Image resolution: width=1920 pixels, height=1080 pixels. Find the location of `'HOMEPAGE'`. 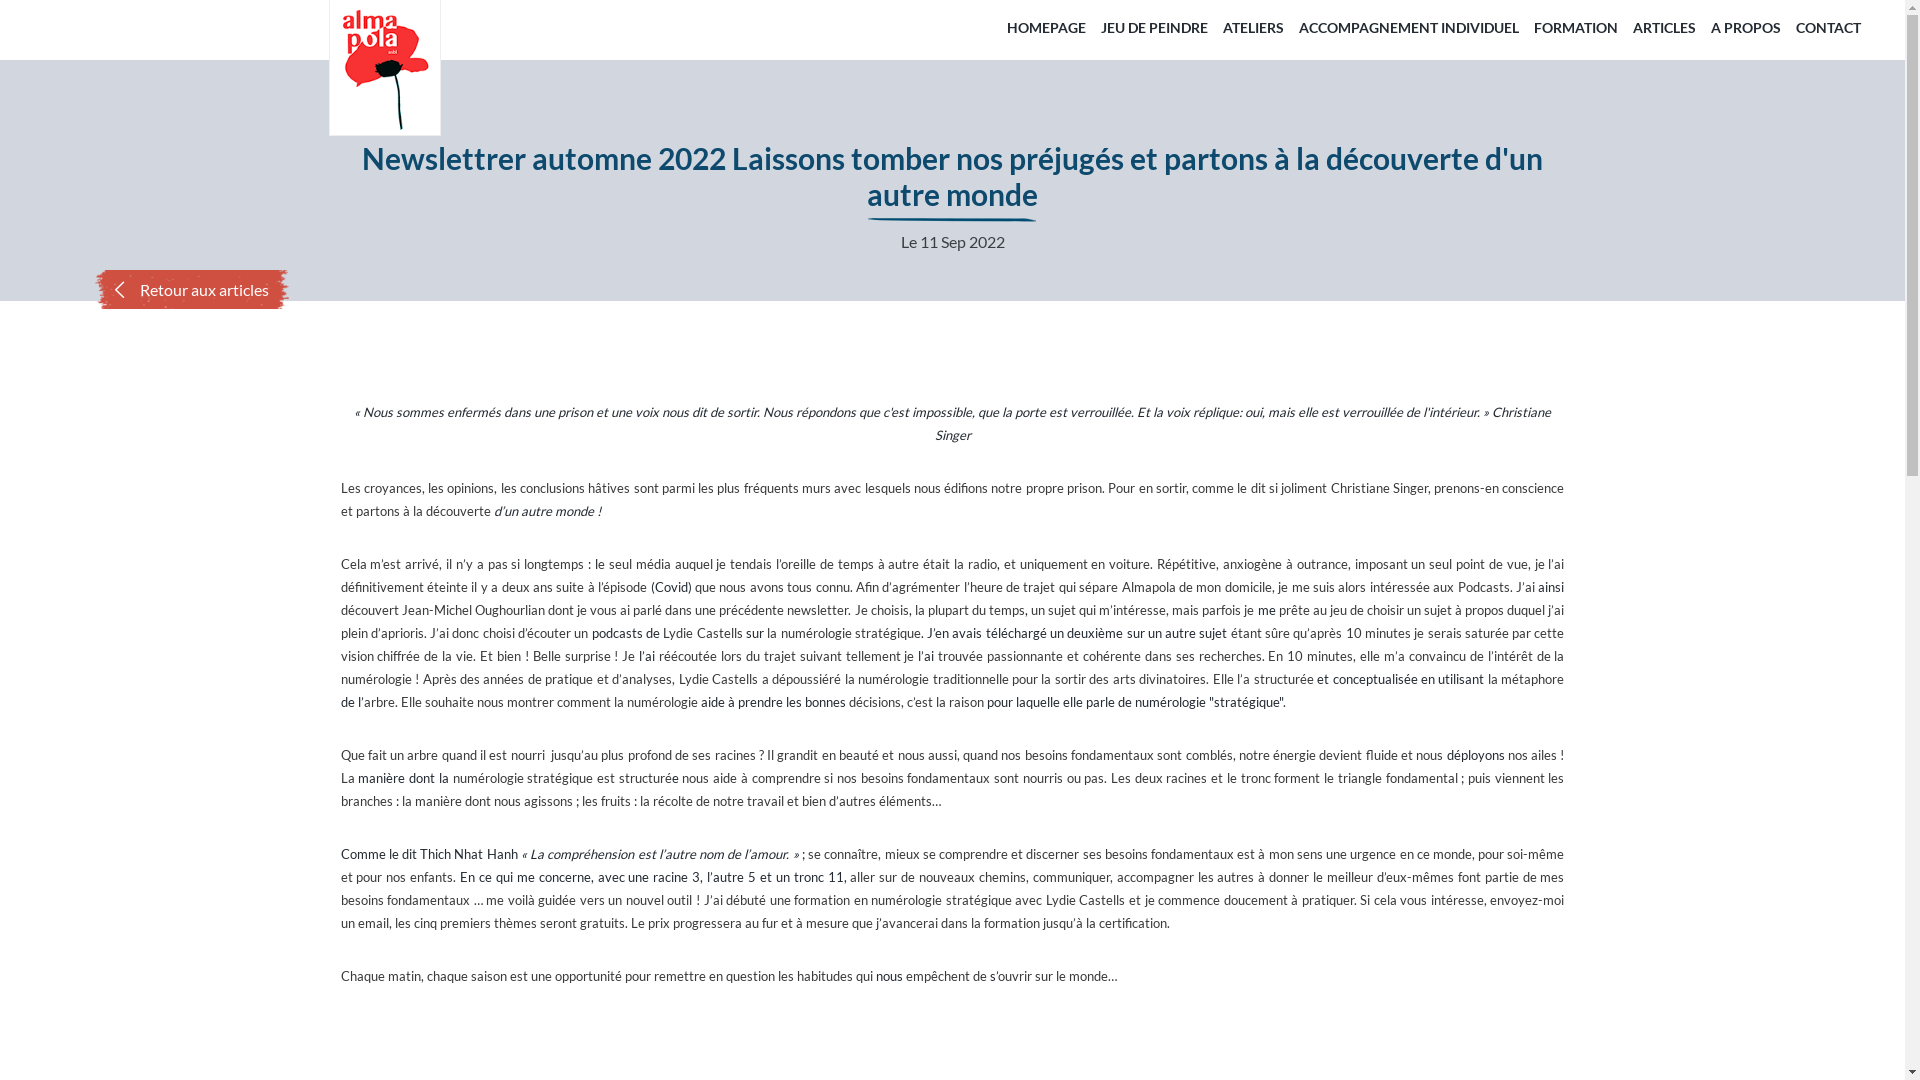

'HOMEPAGE' is located at coordinates (1001, 27).